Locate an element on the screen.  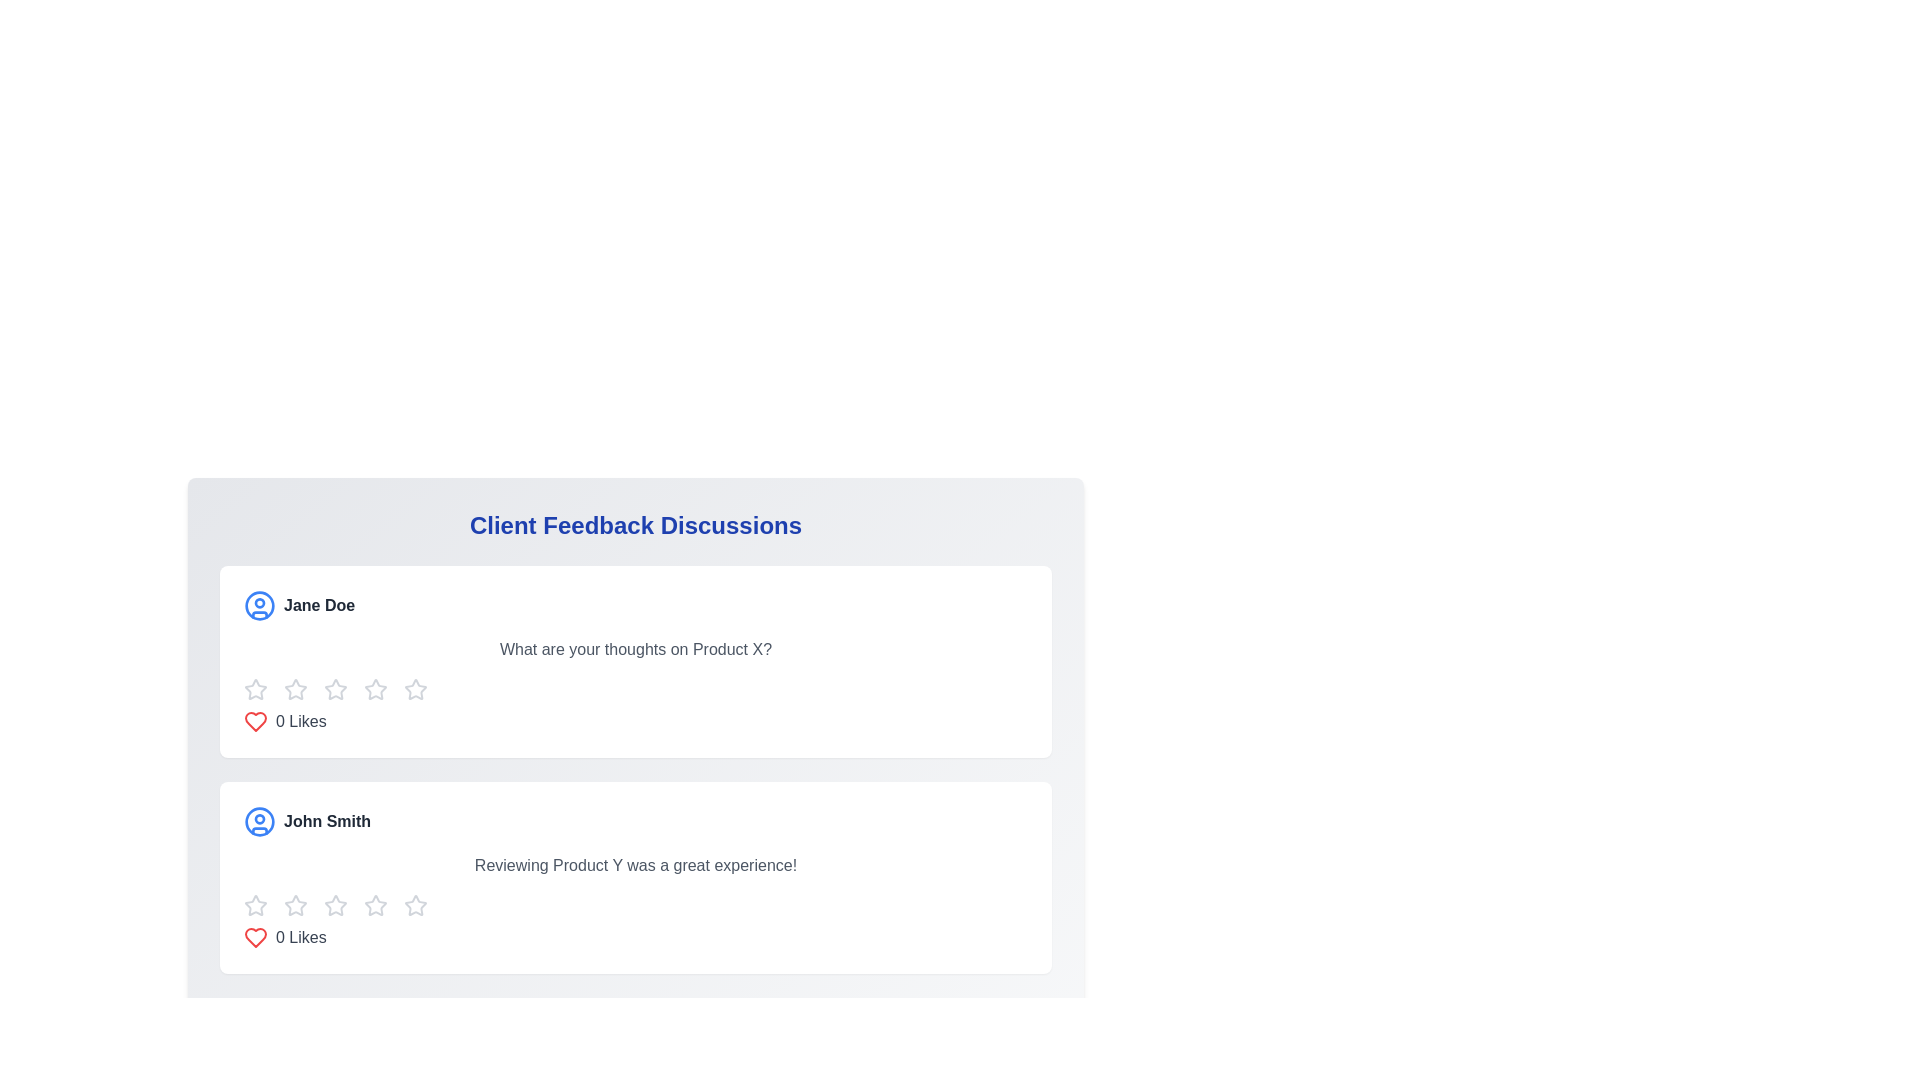
the red heart-shaped icon indicating 'like' or 'favorite' for user 'Jane Doe' is located at coordinates (254, 937).